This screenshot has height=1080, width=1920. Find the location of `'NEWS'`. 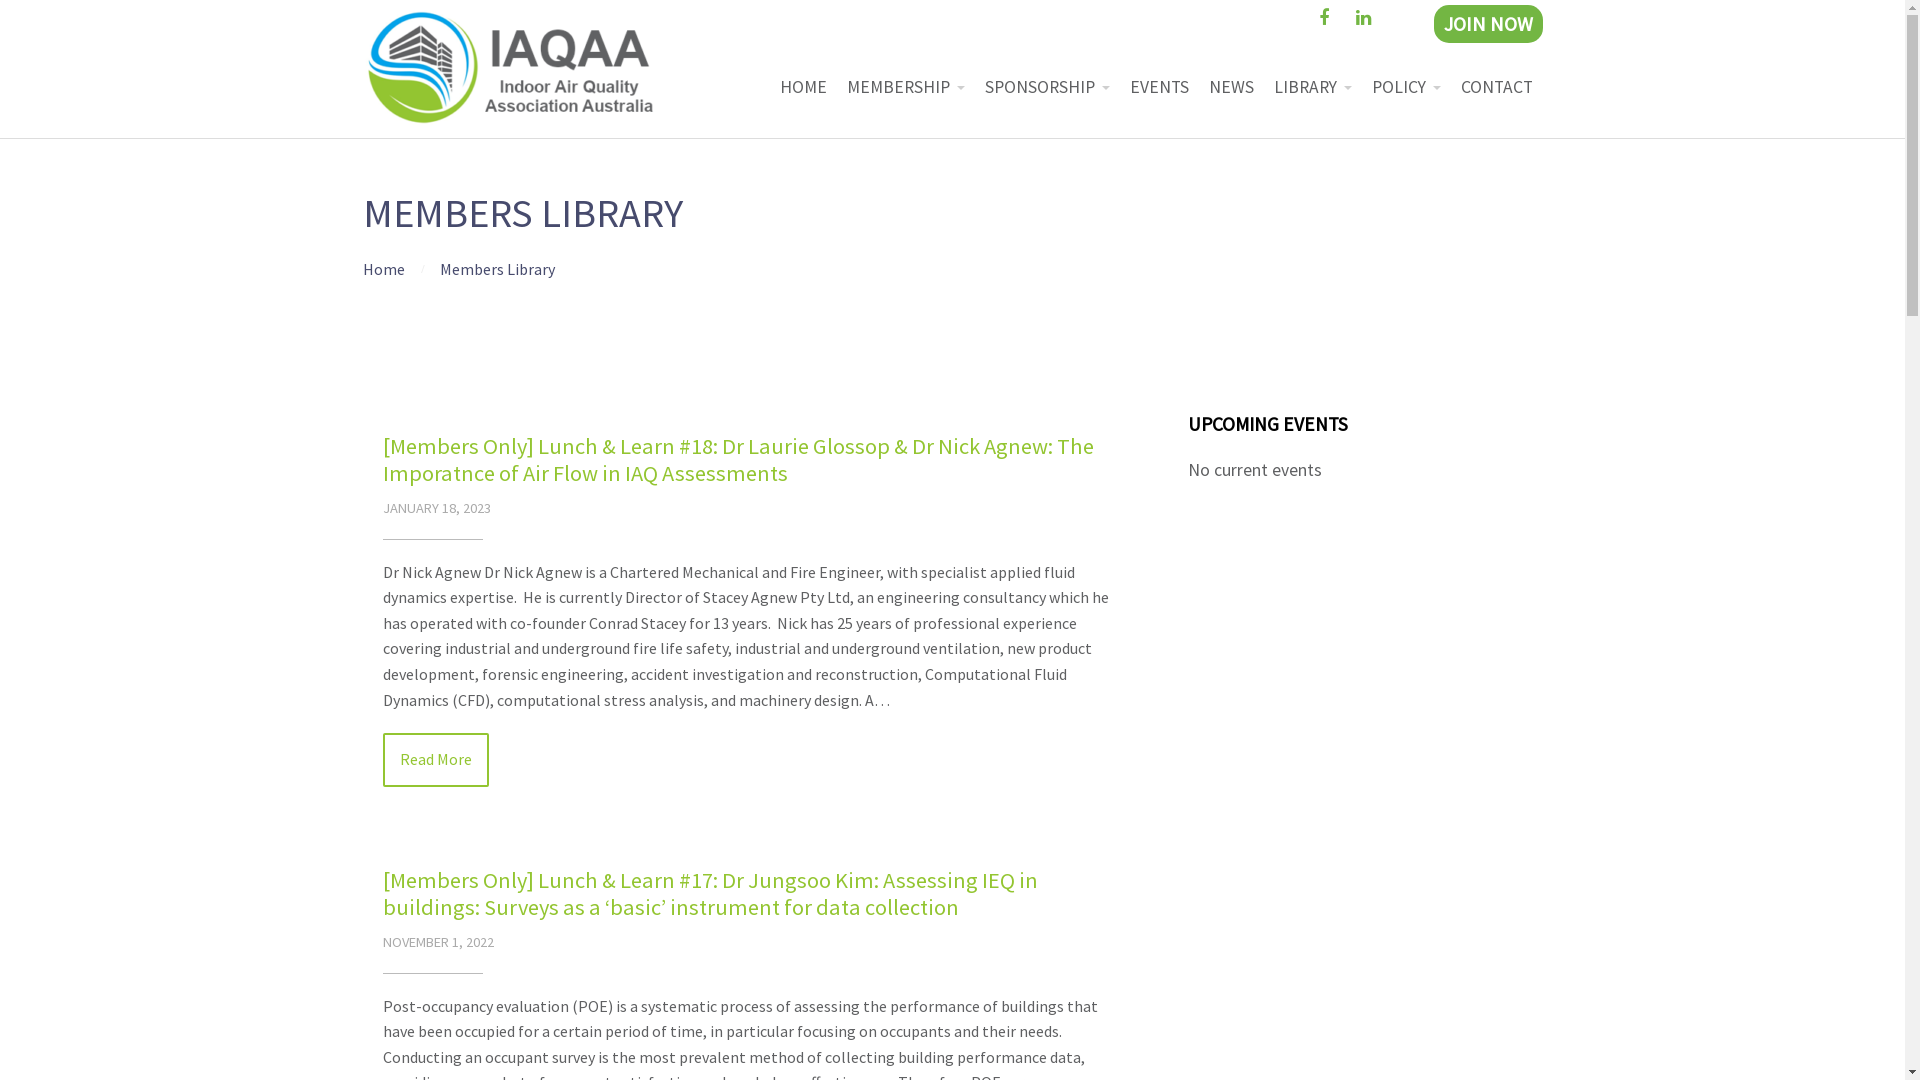

'NEWS' is located at coordinates (1198, 86).